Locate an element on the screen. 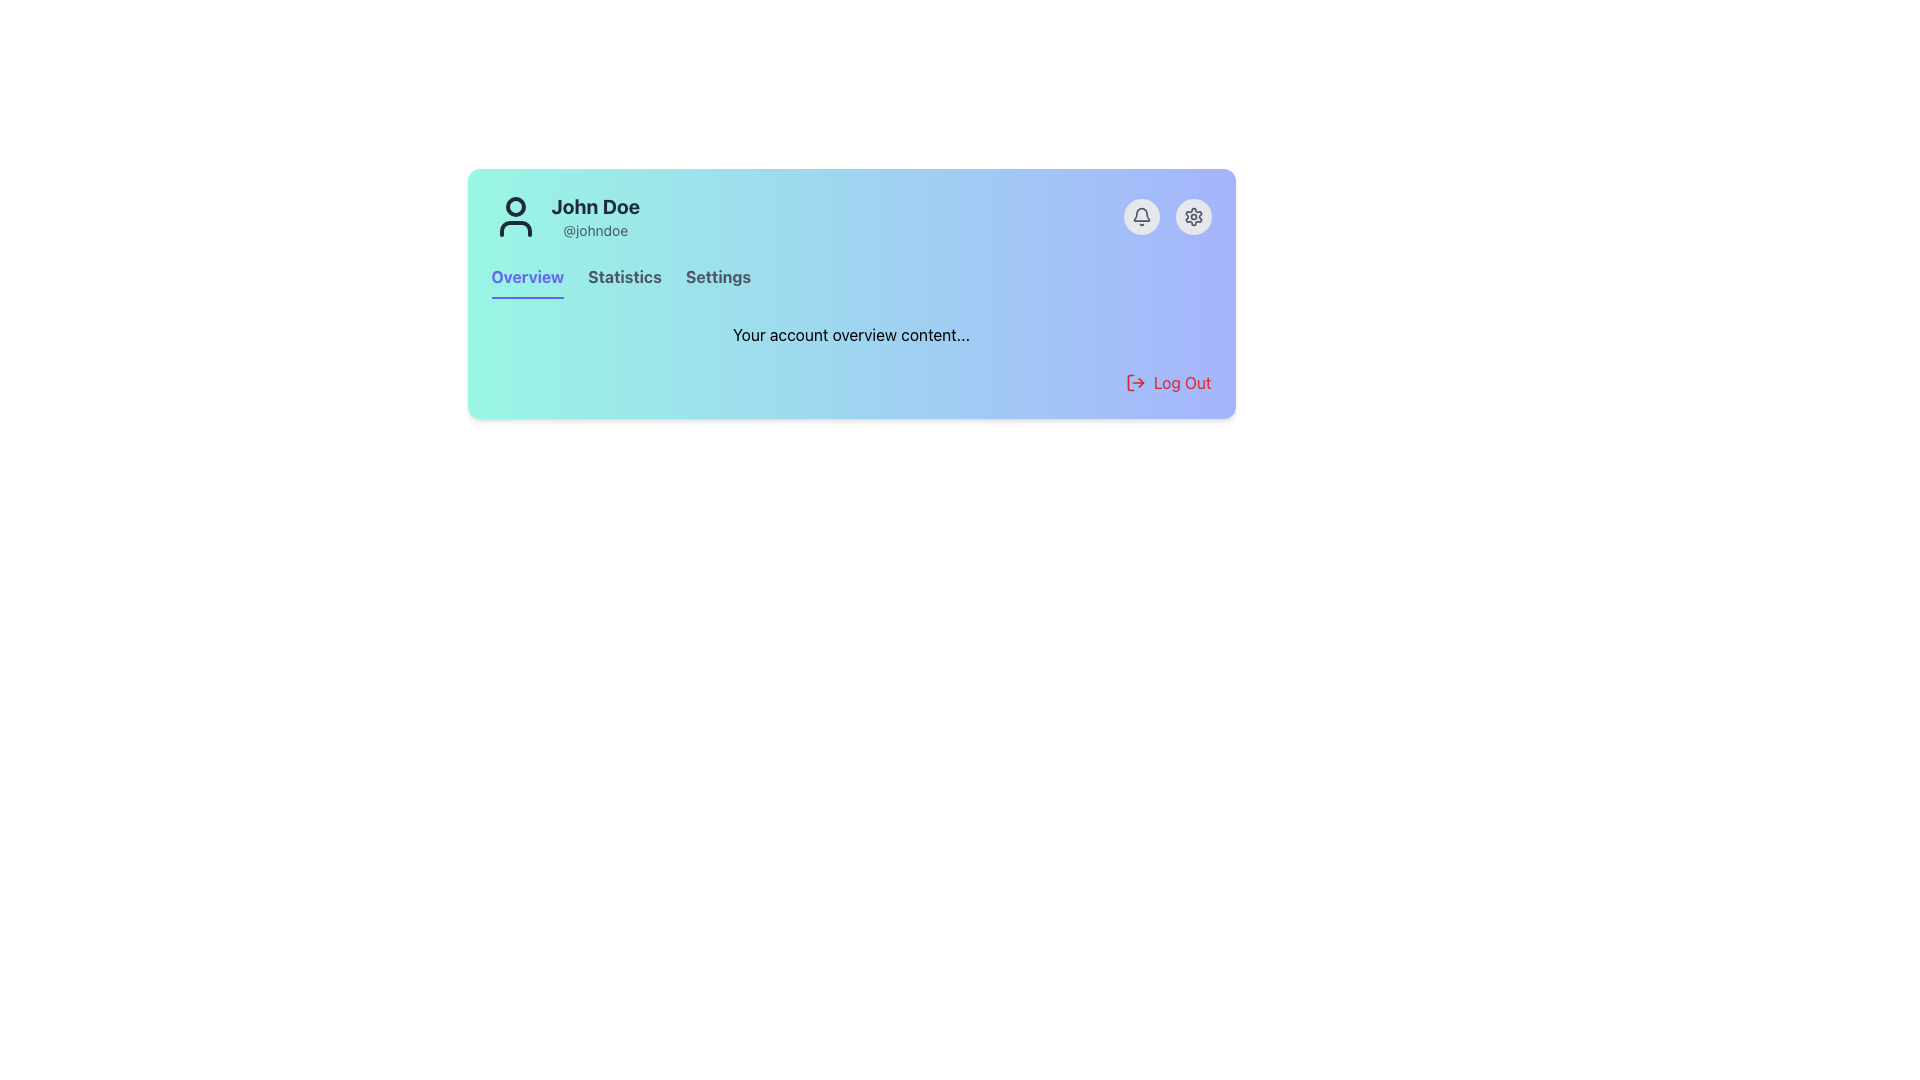 The width and height of the screenshot is (1920, 1080). the text element displaying '@johndoe', which is styled in light gray and positioned below 'John Doe' within a card-like area is located at coordinates (594, 230).